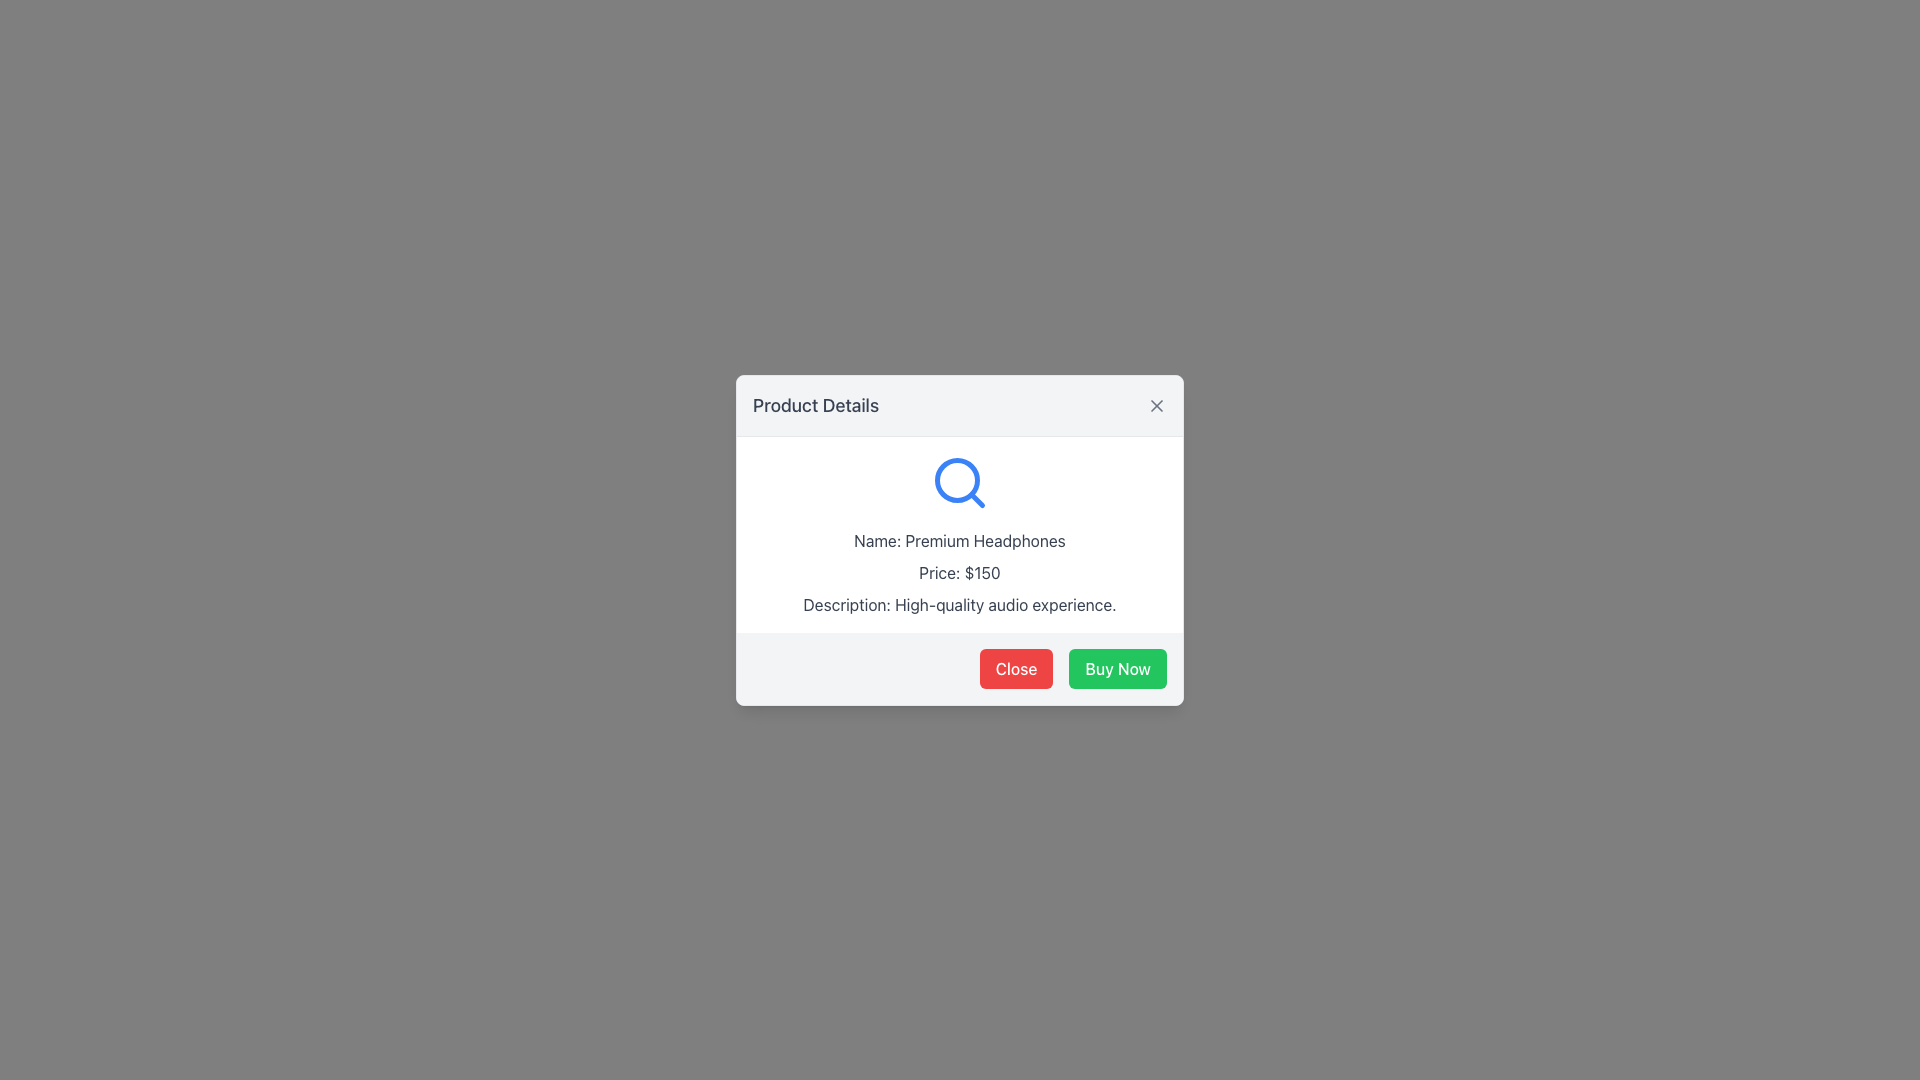 The height and width of the screenshot is (1080, 1920). I want to click on text from the 'Product Details' label, which is a medium-sized, bold, dark gray text located at the top-left corner of the modal dialog box, so click(816, 405).